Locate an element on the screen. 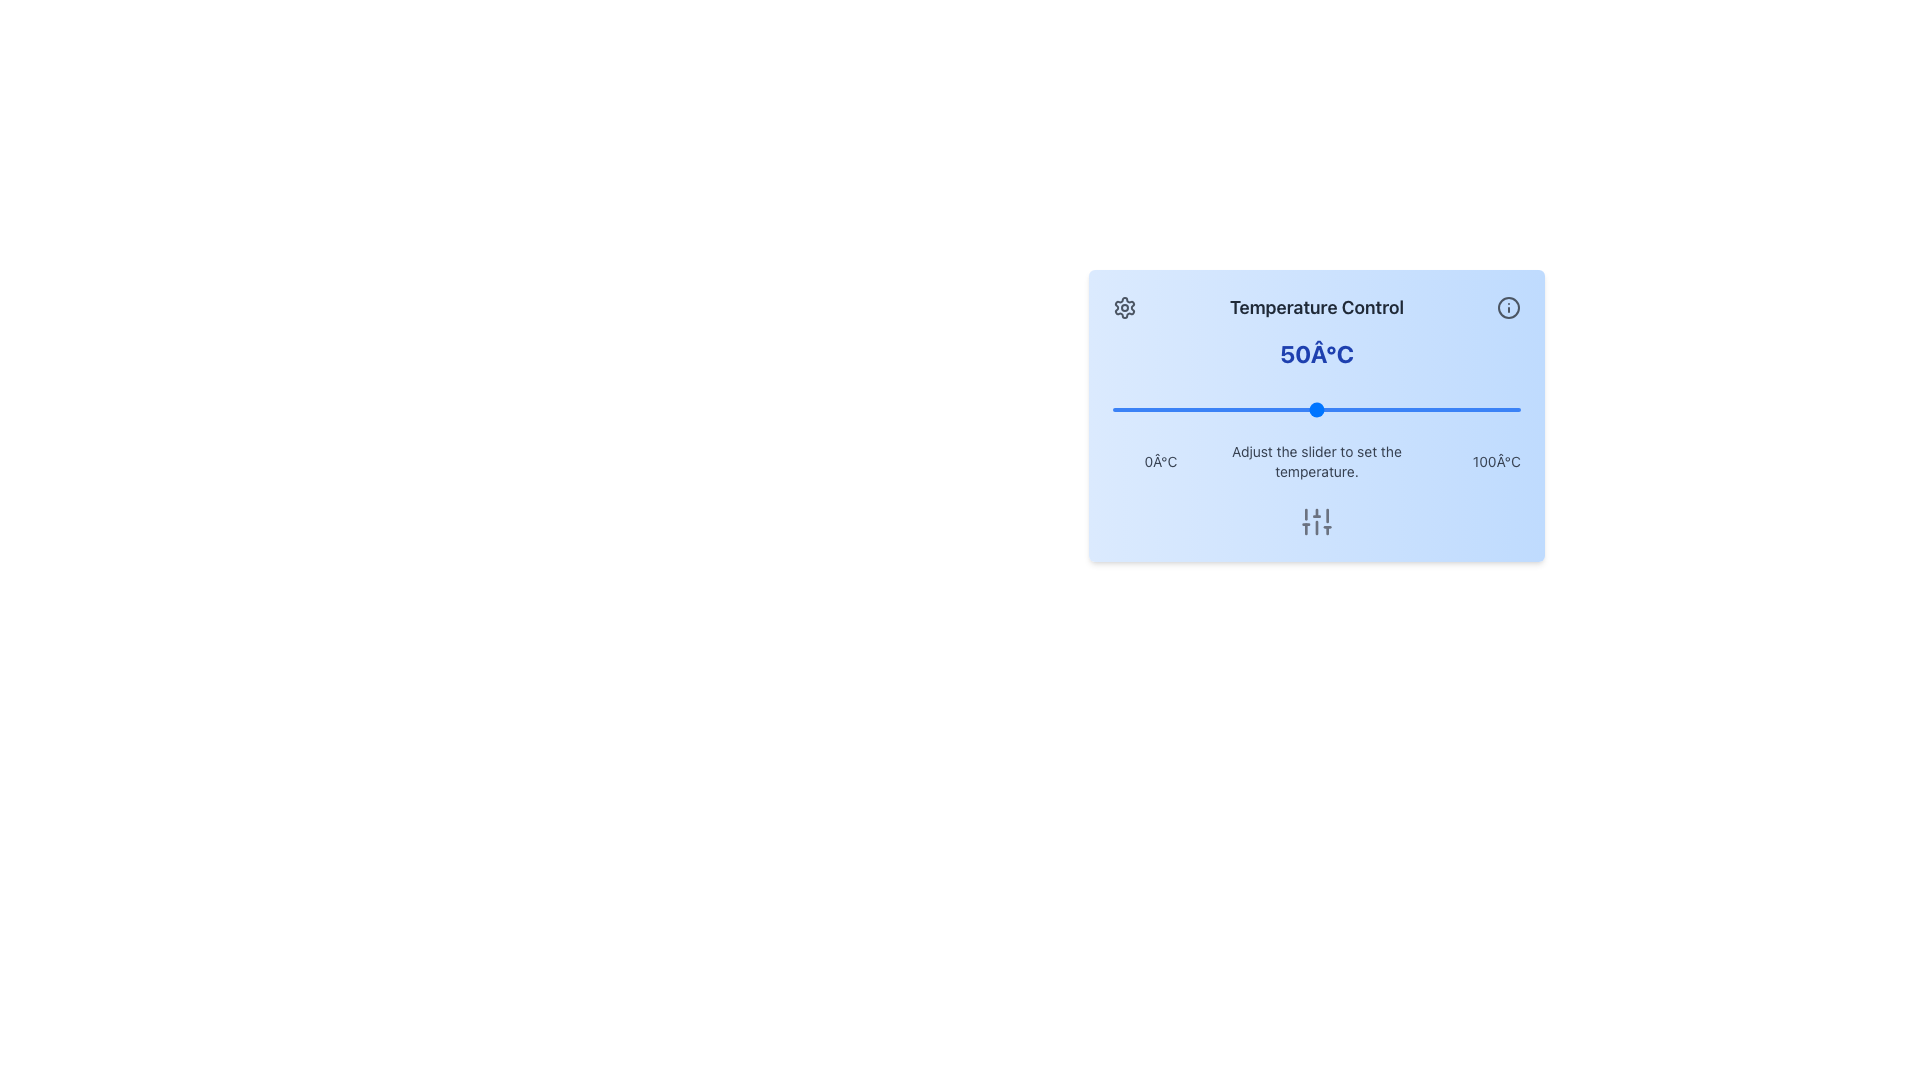 The height and width of the screenshot is (1080, 1920). the Text Display element that shows '50Â°C' in a bold, blue font within a light blue card interface is located at coordinates (1316, 353).